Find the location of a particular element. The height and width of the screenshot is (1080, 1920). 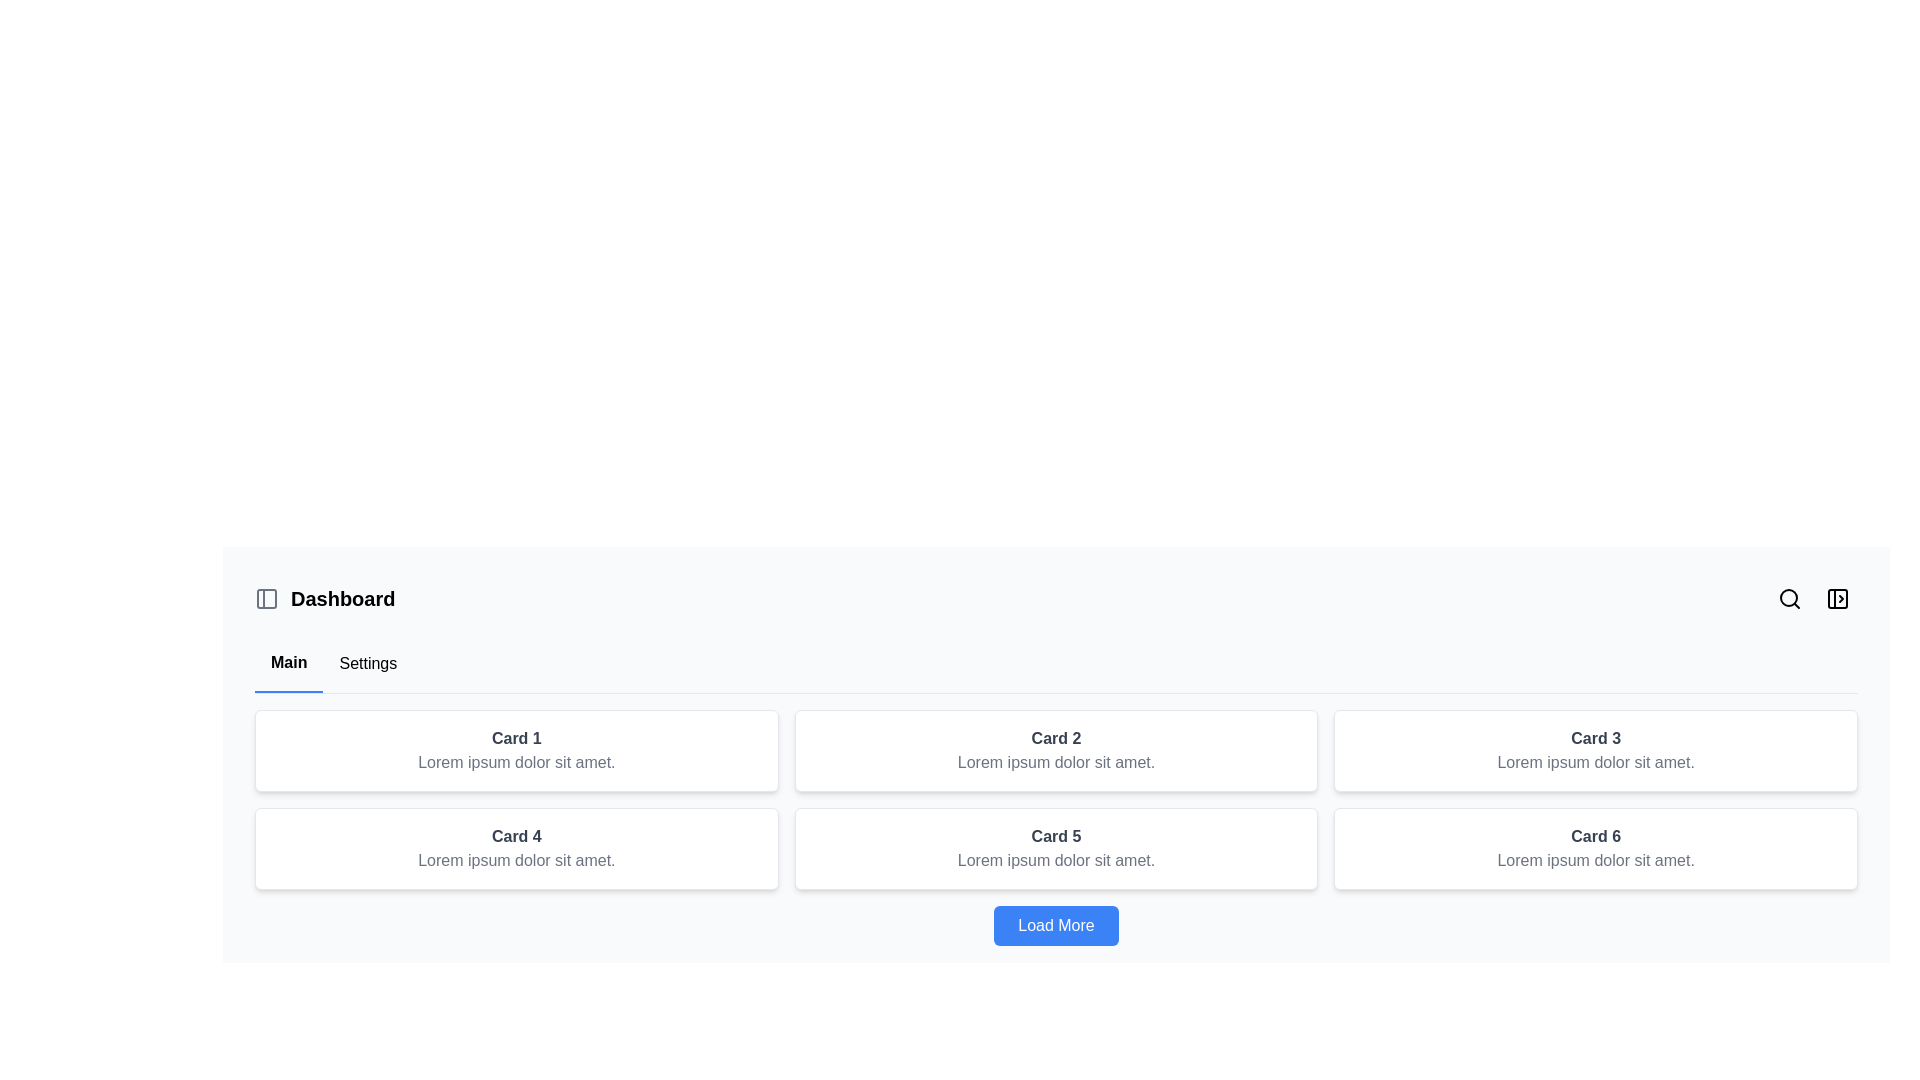

text 'Card 3' from the title/header of the third card in the top-right quadrant of the user interface is located at coordinates (1595, 739).